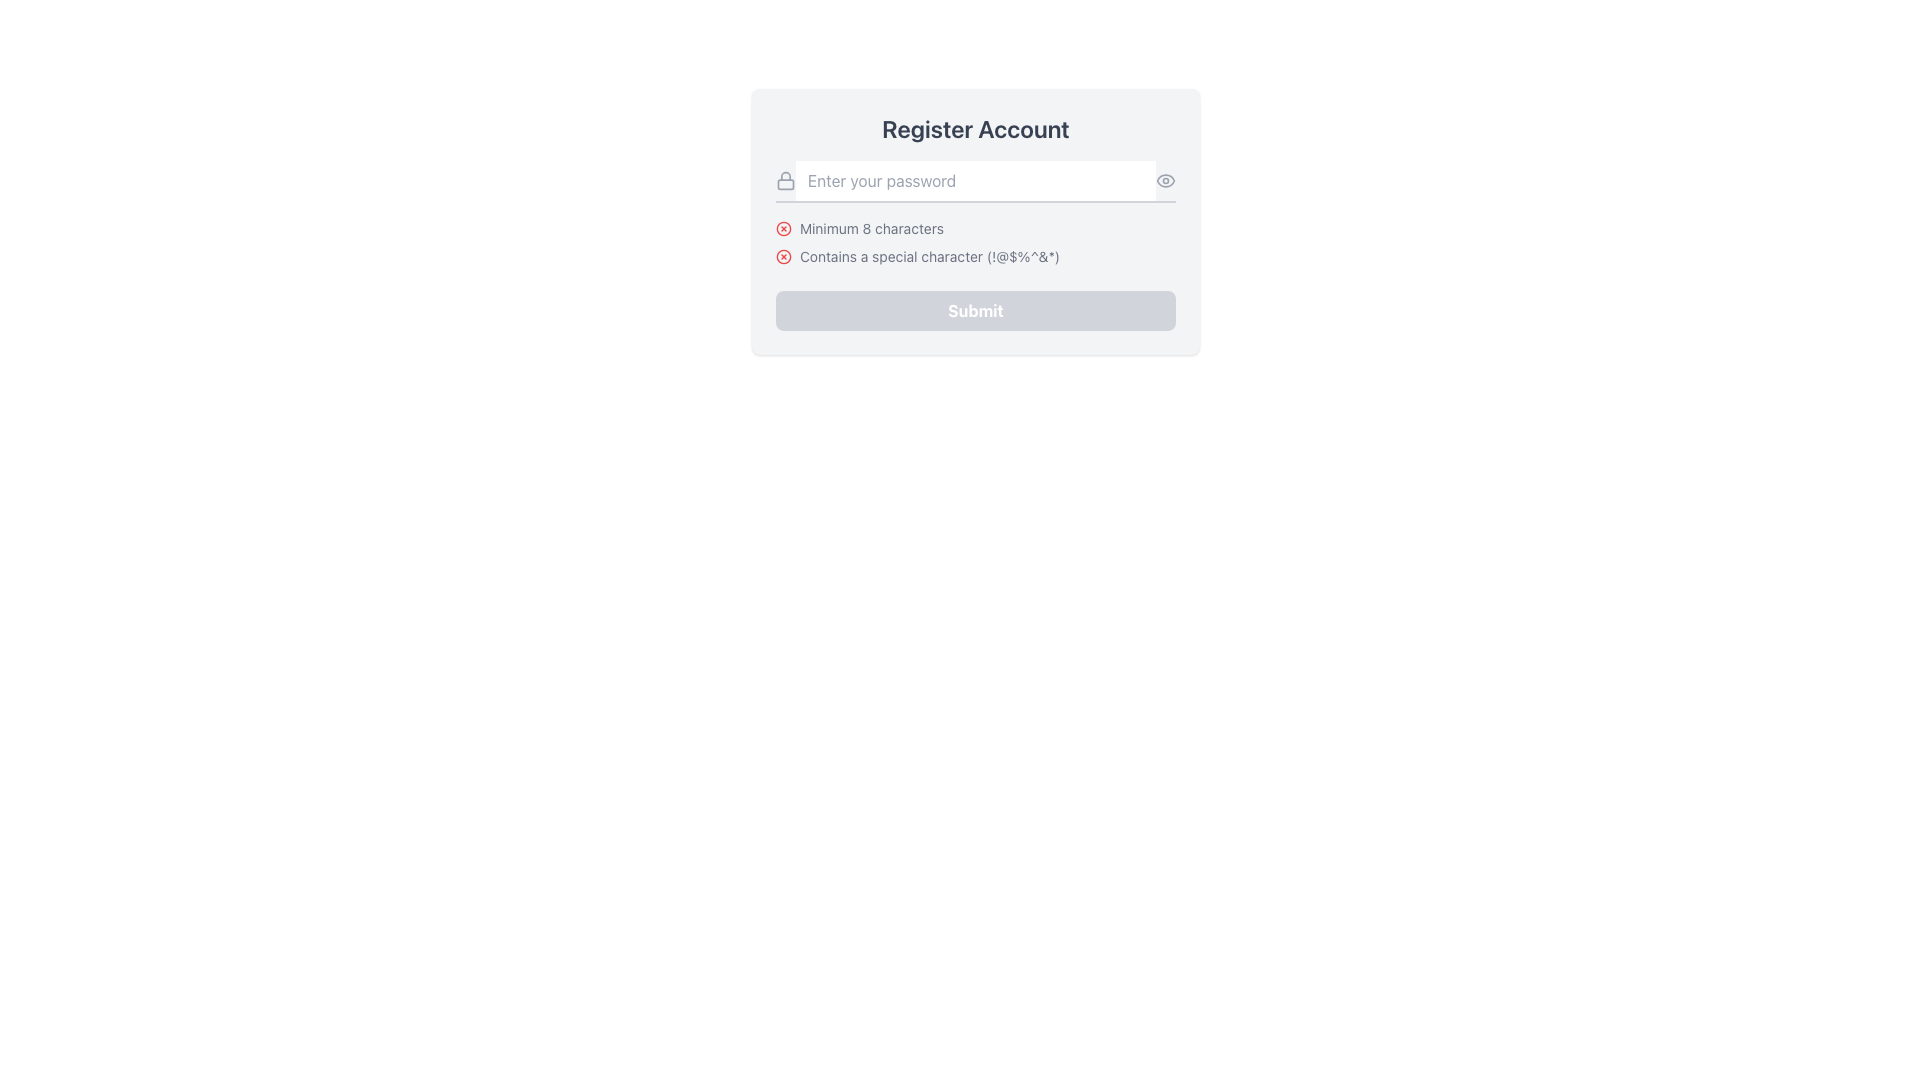  What do you see at coordinates (975, 311) in the screenshot?
I see `the 'Submit' button for the registration form` at bounding box center [975, 311].